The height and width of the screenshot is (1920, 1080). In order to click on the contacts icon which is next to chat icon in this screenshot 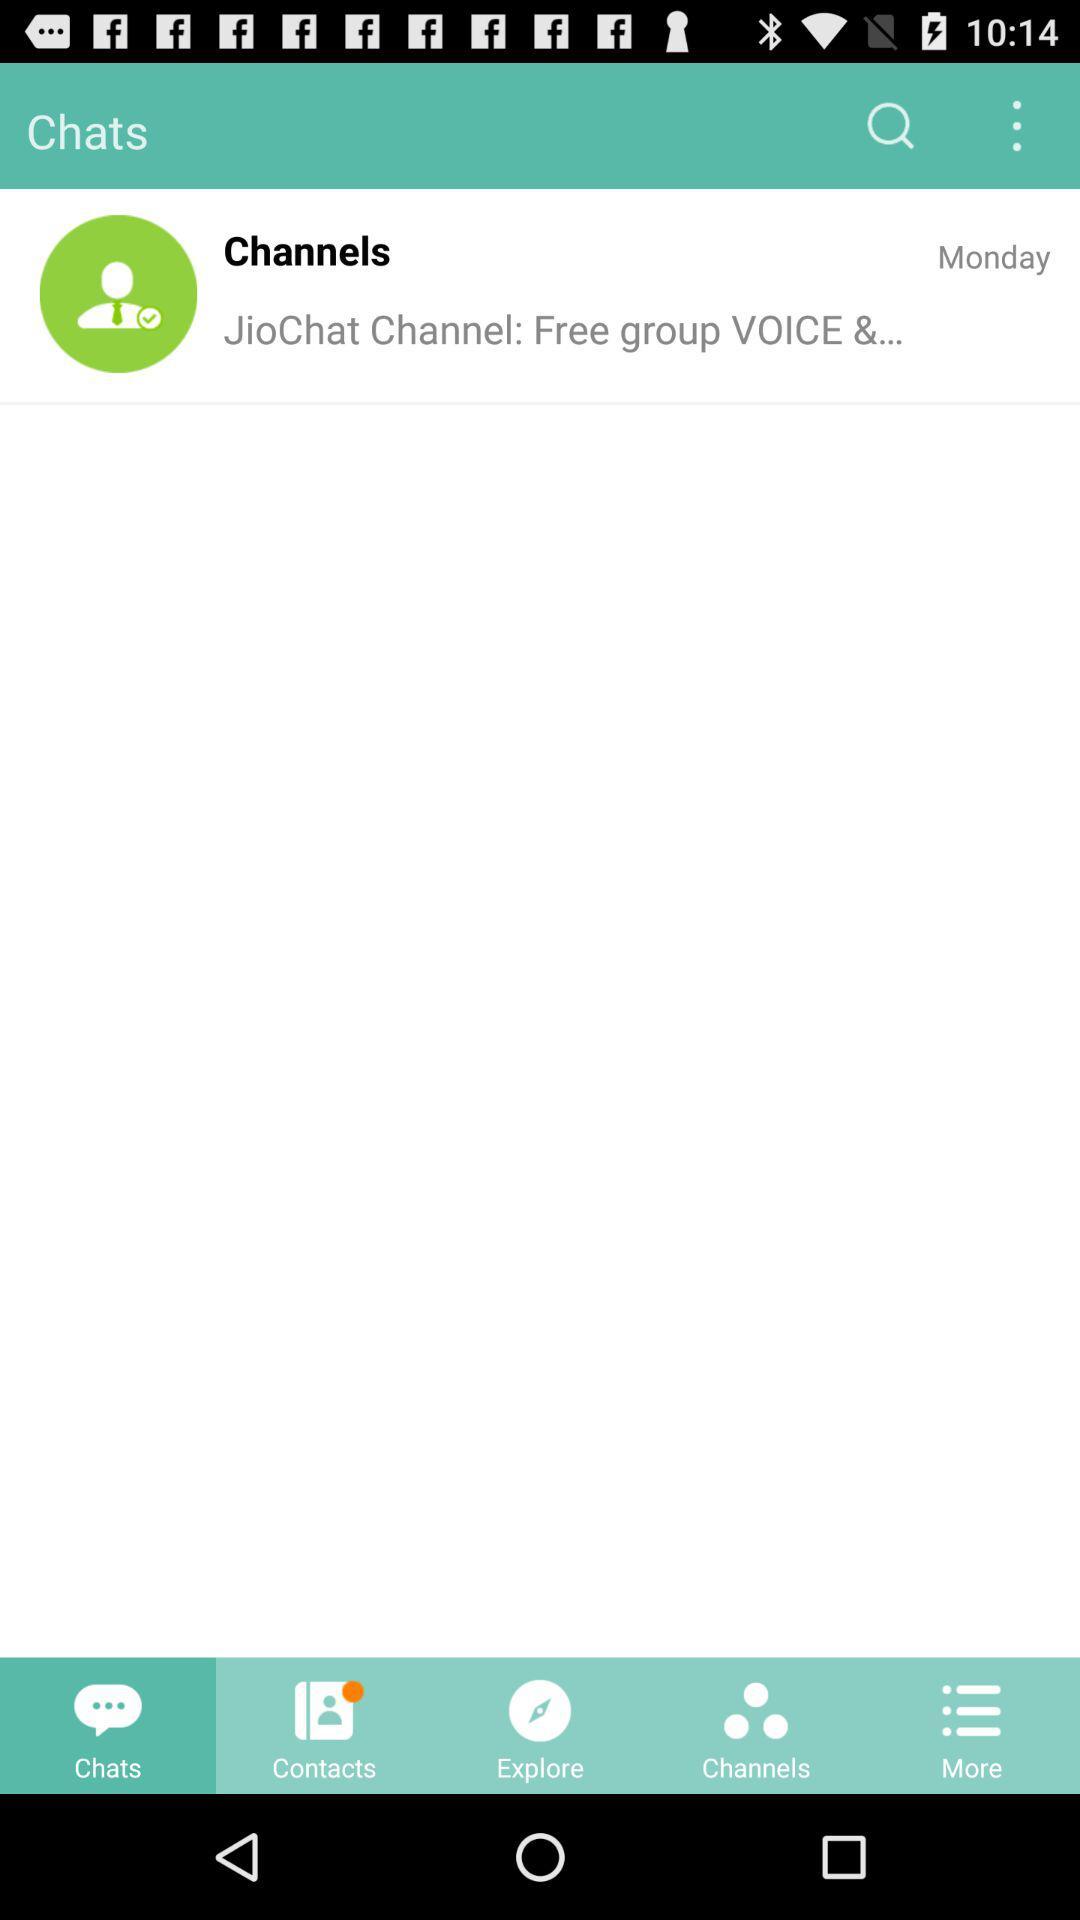, I will do `click(323, 1725)`.